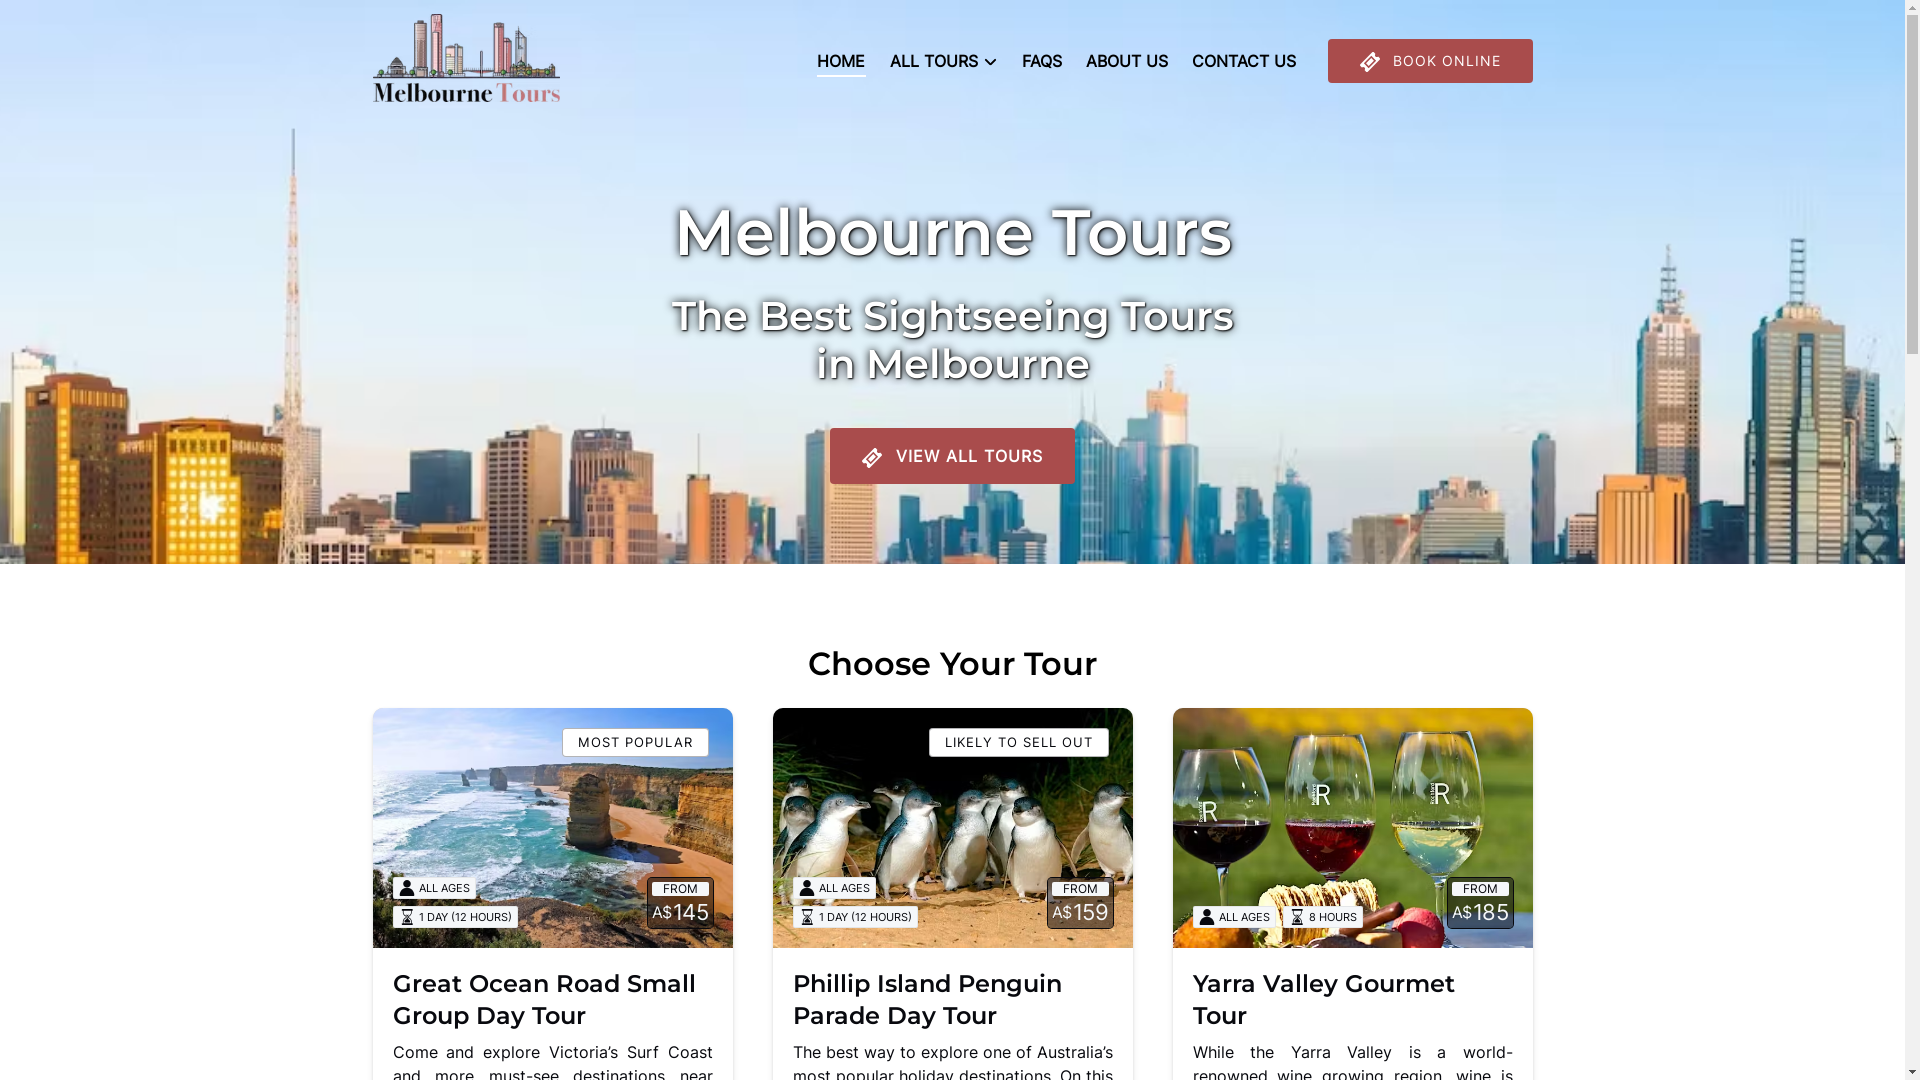 This screenshot has width=1920, height=1080. Describe the element at coordinates (62, 22) in the screenshot. I see `'Skip to footer'` at that location.